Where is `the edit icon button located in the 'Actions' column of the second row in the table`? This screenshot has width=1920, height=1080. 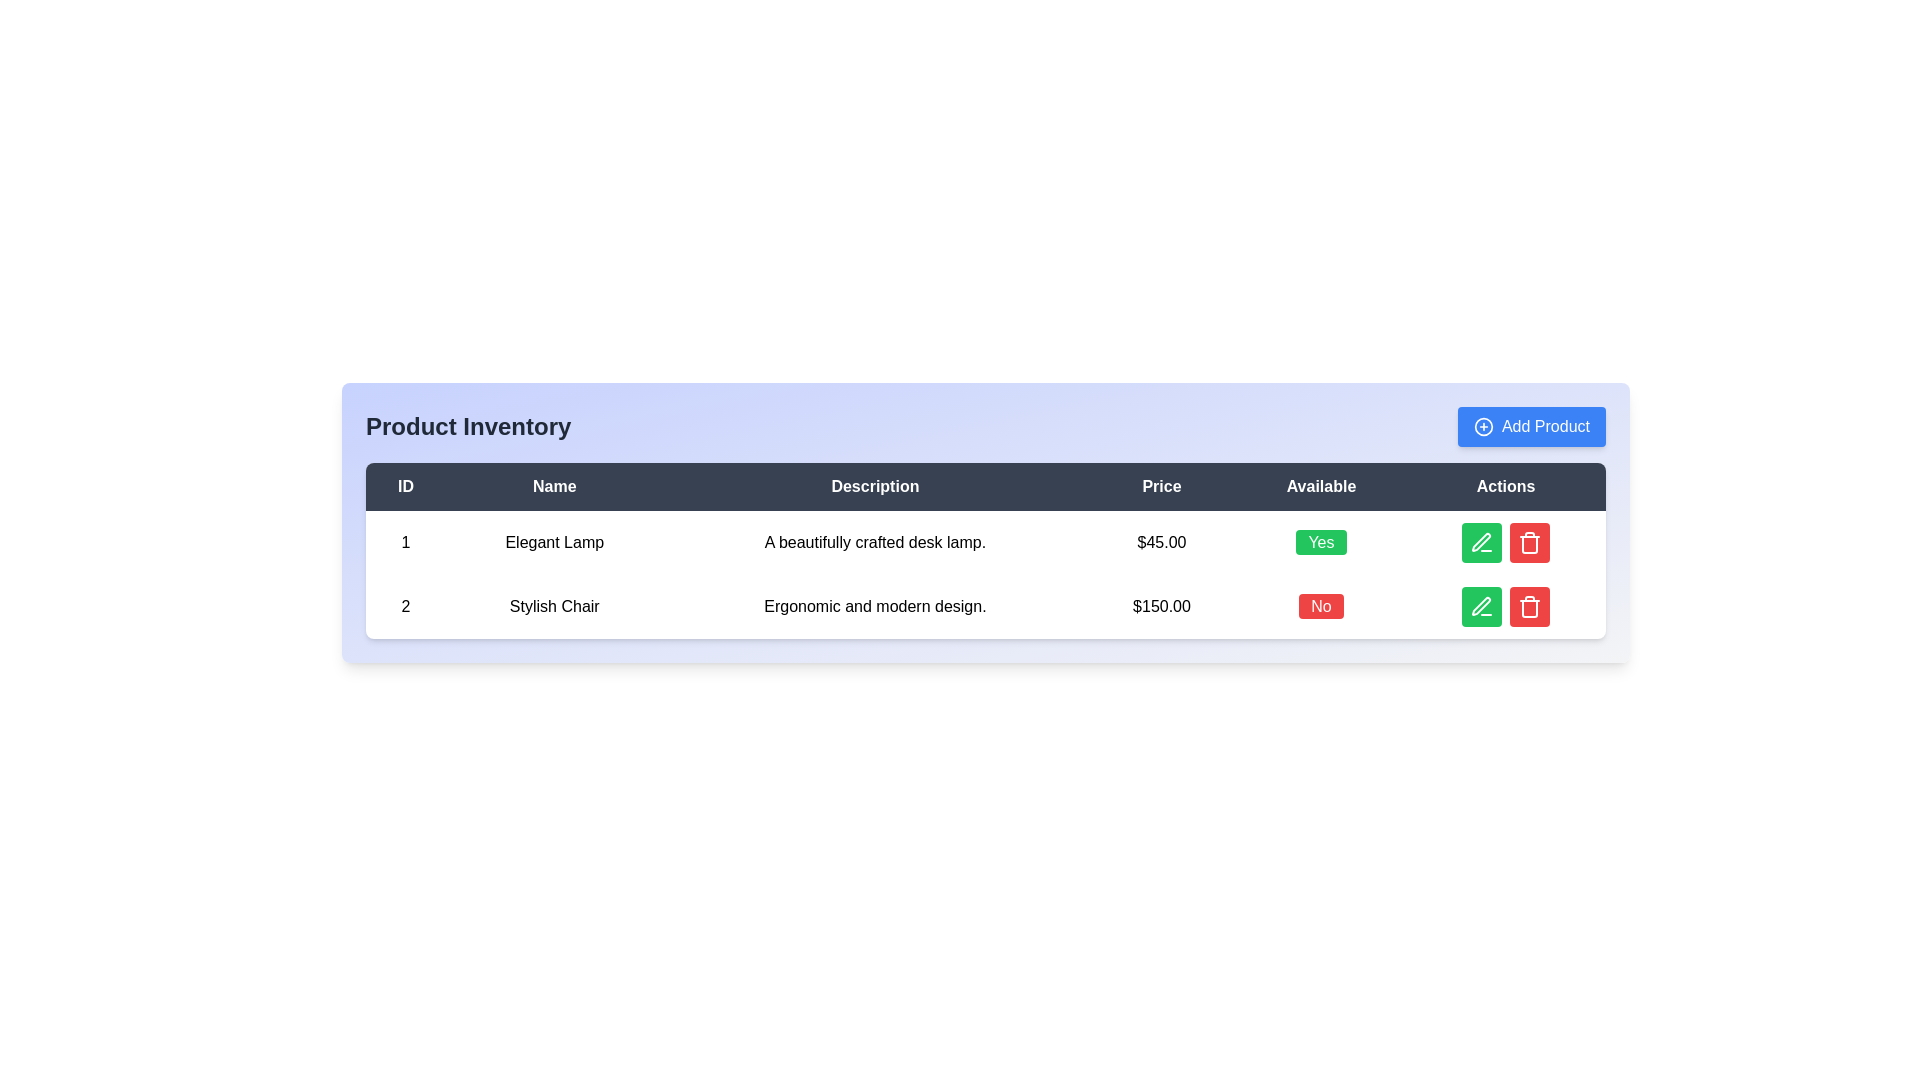 the edit icon button located in the 'Actions' column of the second row in the table is located at coordinates (1482, 543).